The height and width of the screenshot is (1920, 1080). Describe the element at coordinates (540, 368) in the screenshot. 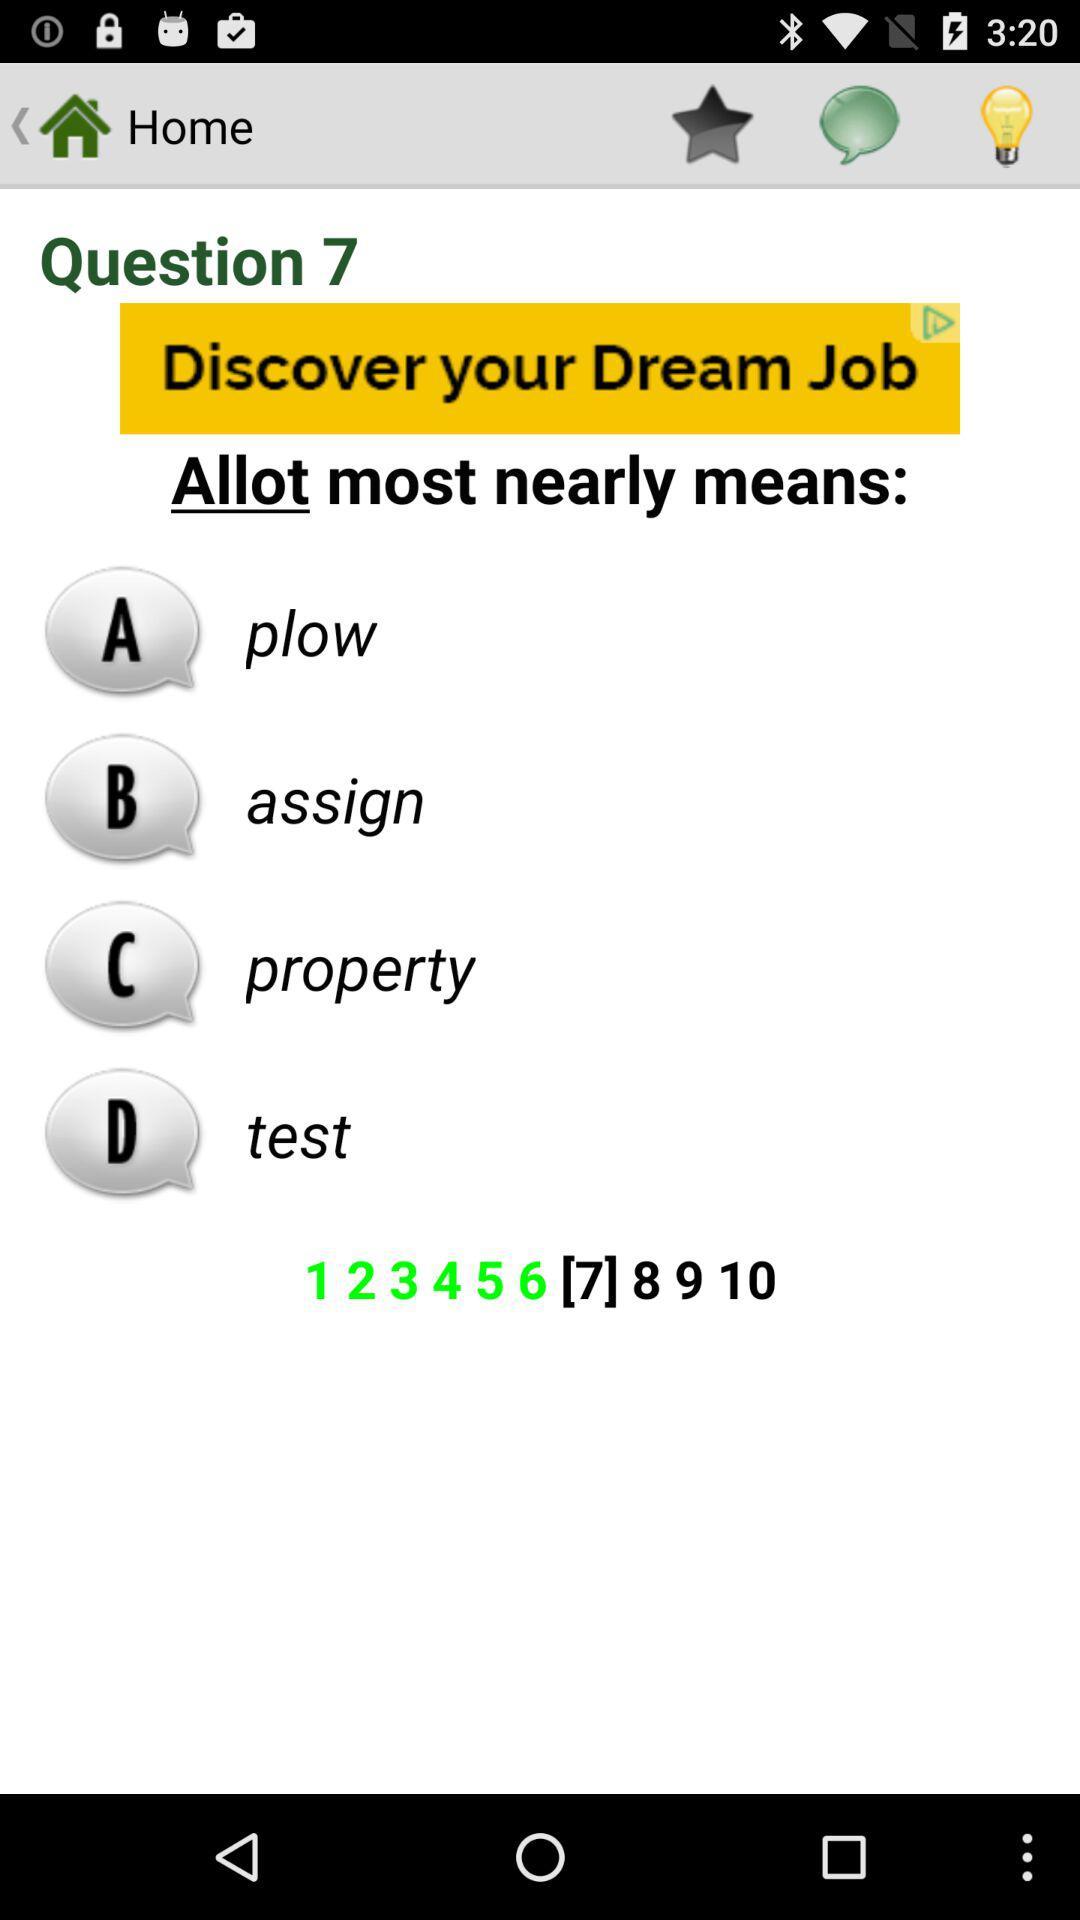

I see `top advertisement` at that location.